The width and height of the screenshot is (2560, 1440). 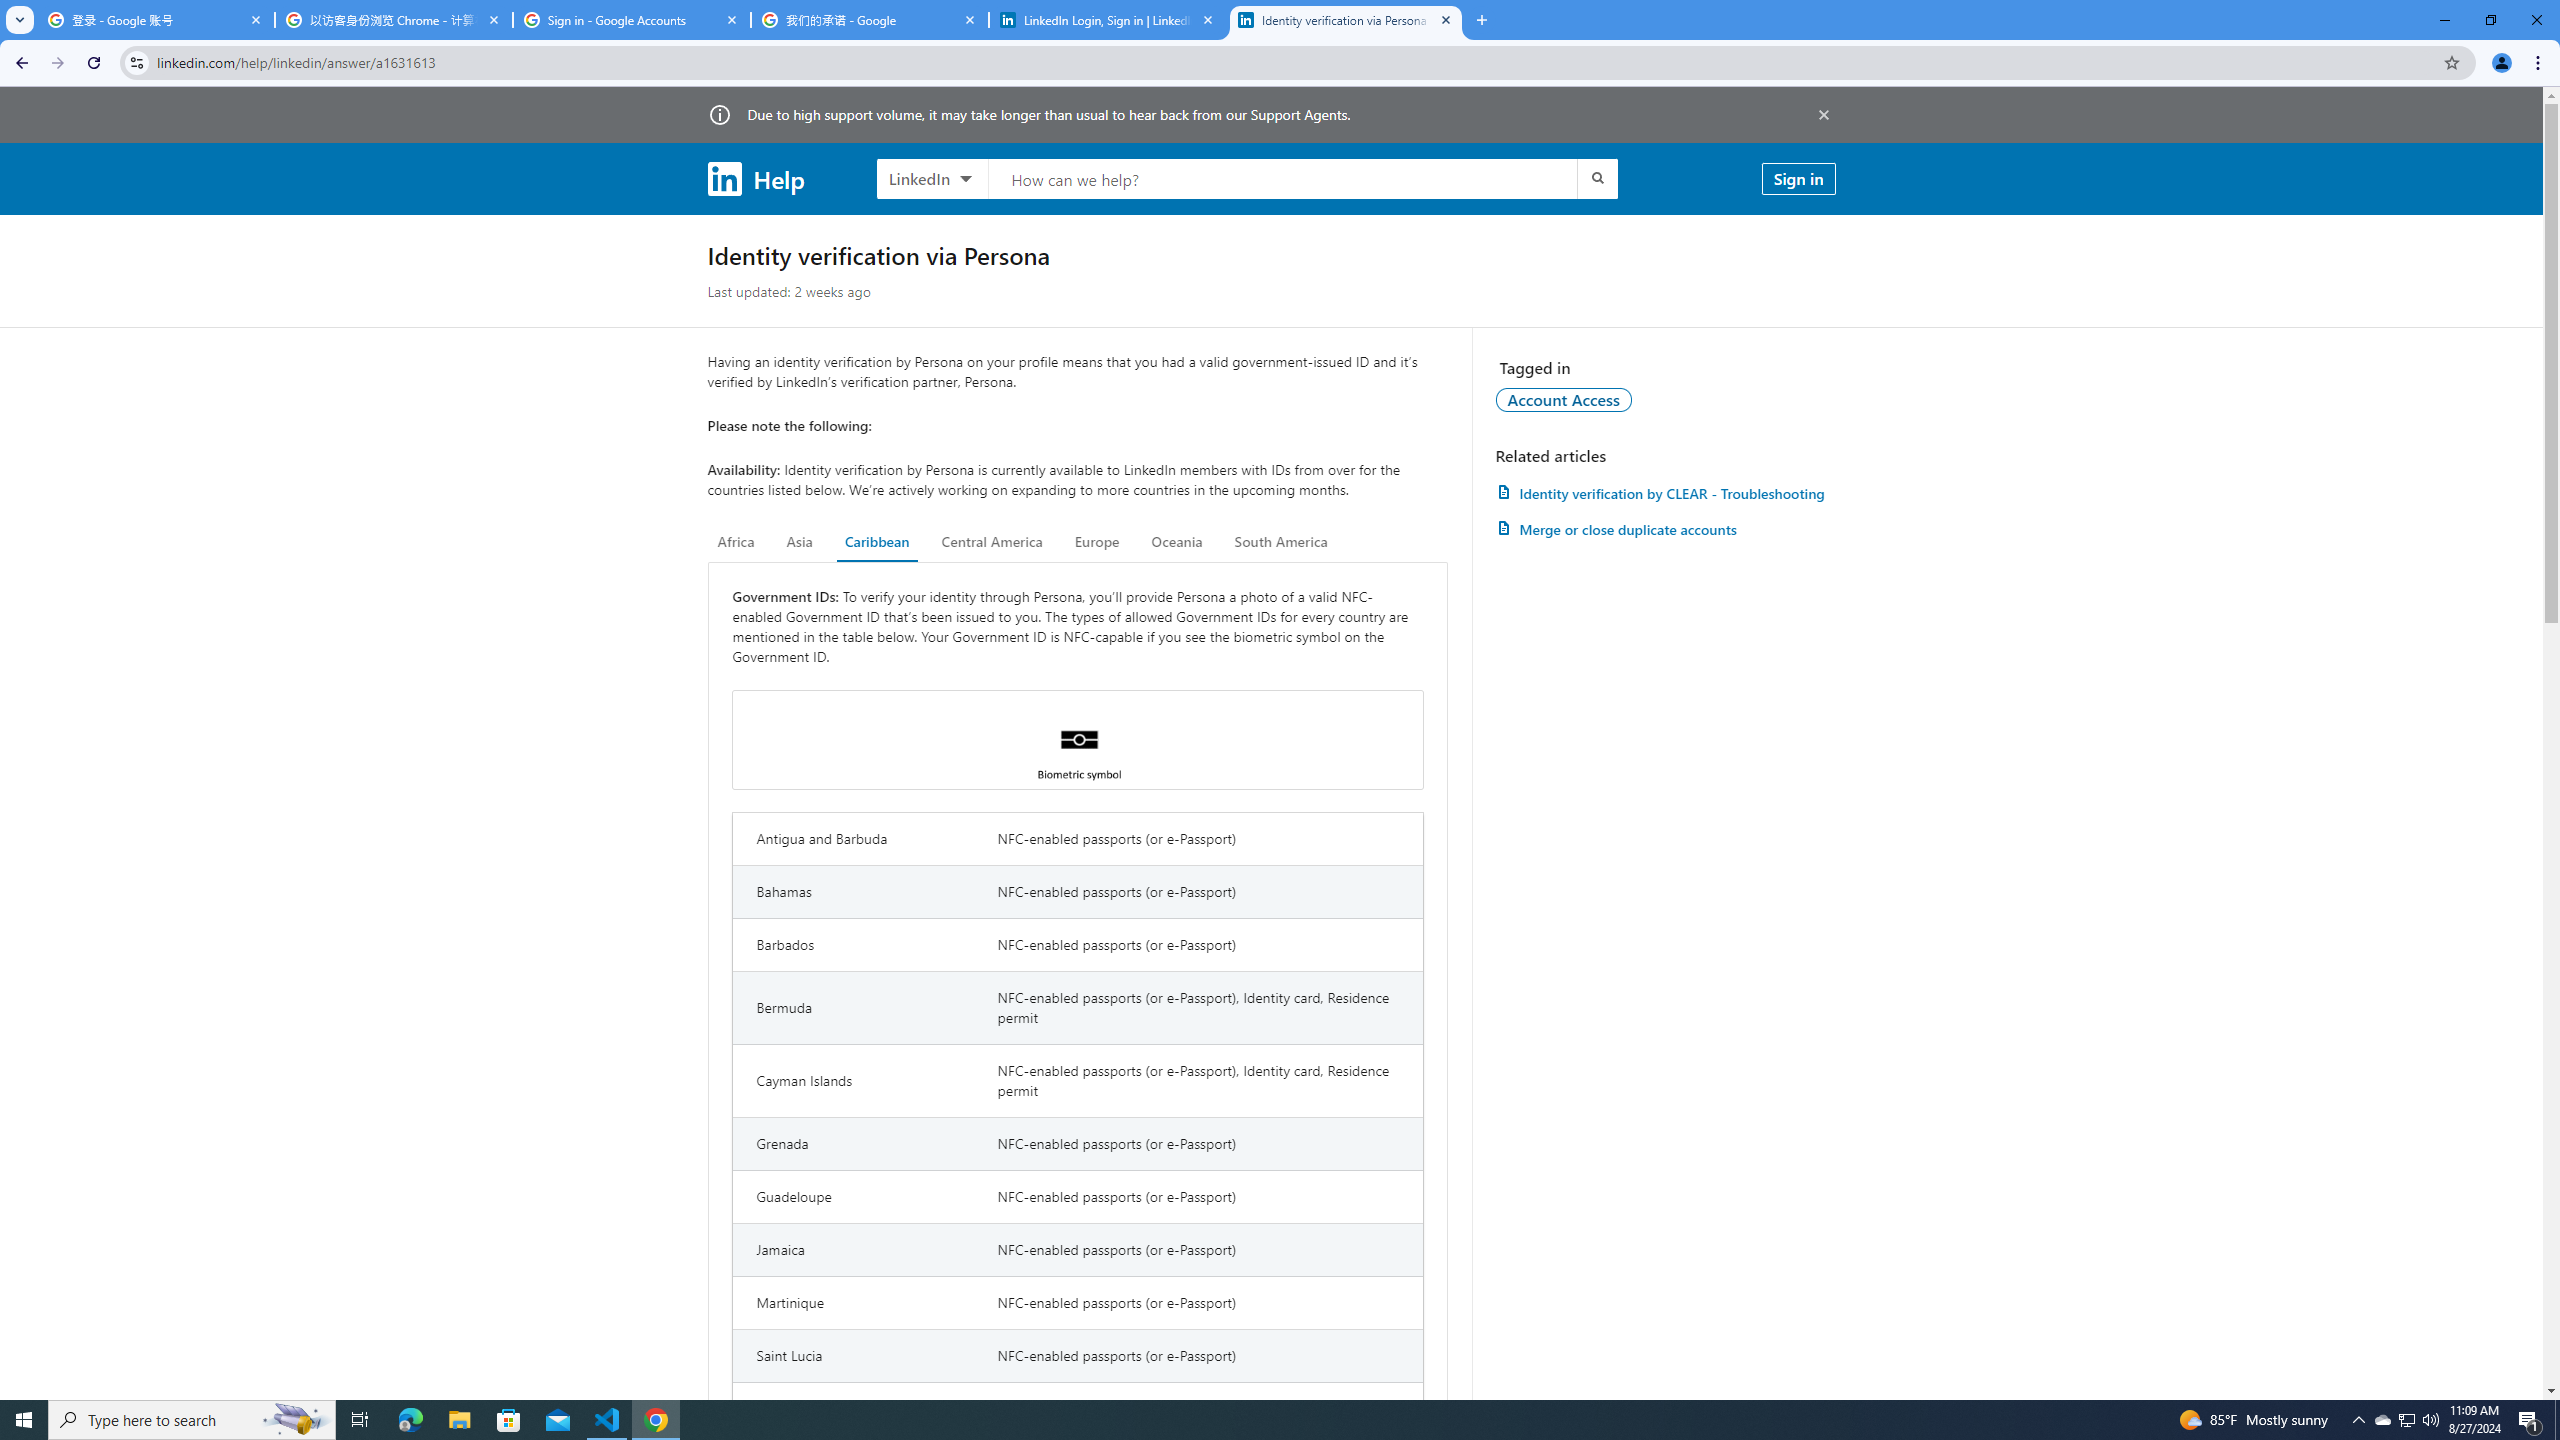 What do you see at coordinates (1096, 541) in the screenshot?
I see `'Europe'` at bounding box center [1096, 541].